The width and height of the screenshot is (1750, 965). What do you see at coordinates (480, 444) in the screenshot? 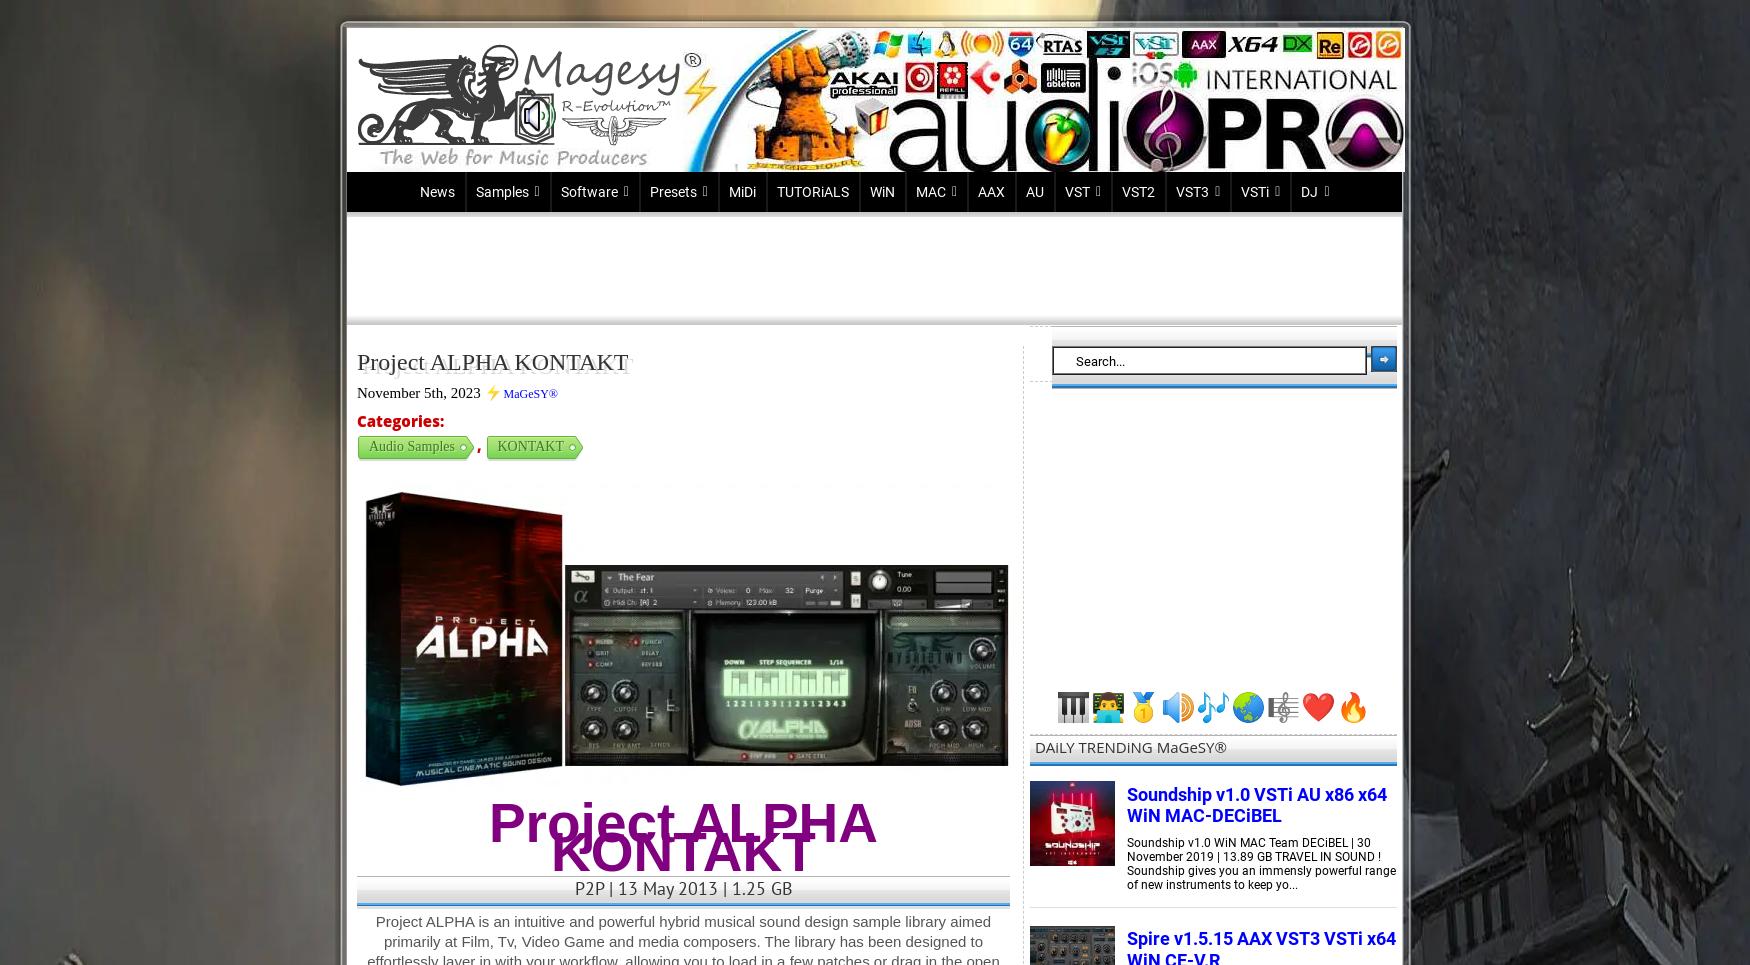
I see `','` at bounding box center [480, 444].